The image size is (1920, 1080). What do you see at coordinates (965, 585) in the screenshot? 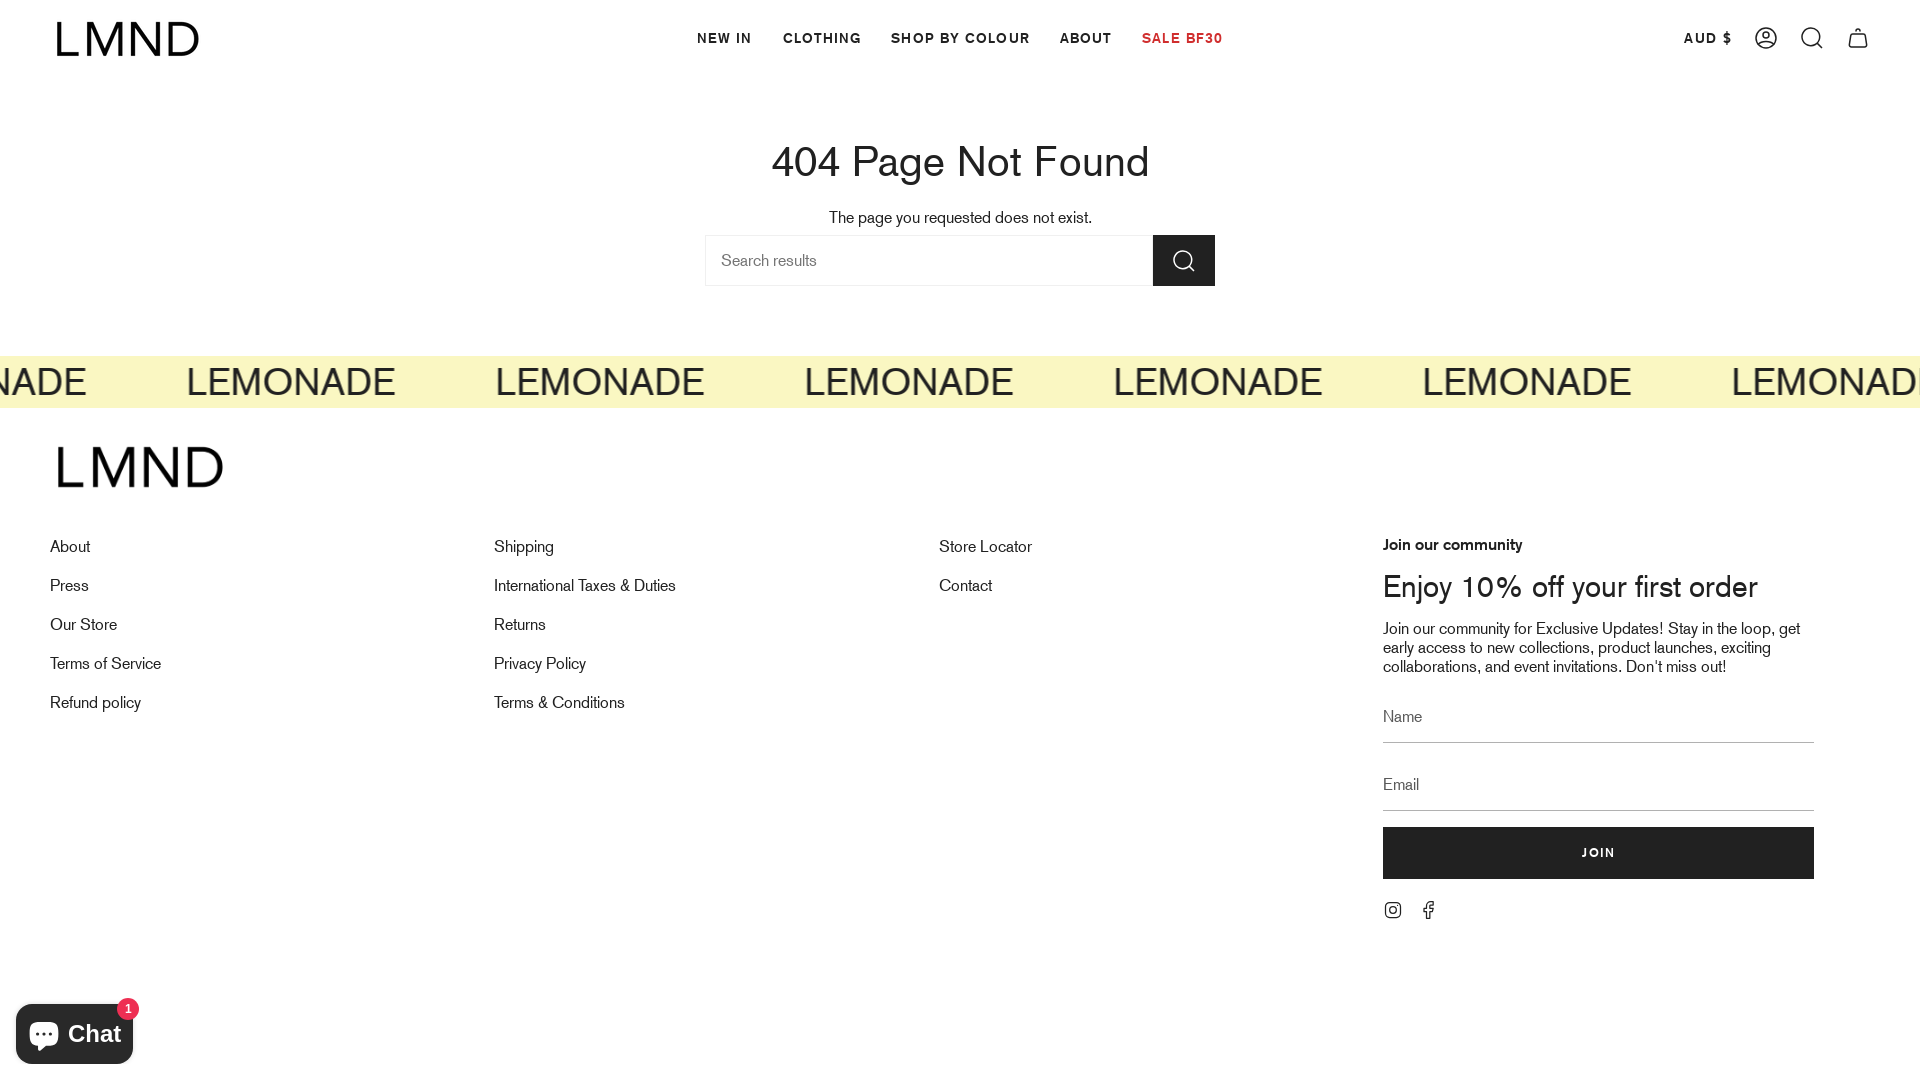
I see `'Contact'` at bounding box center [965, 585].